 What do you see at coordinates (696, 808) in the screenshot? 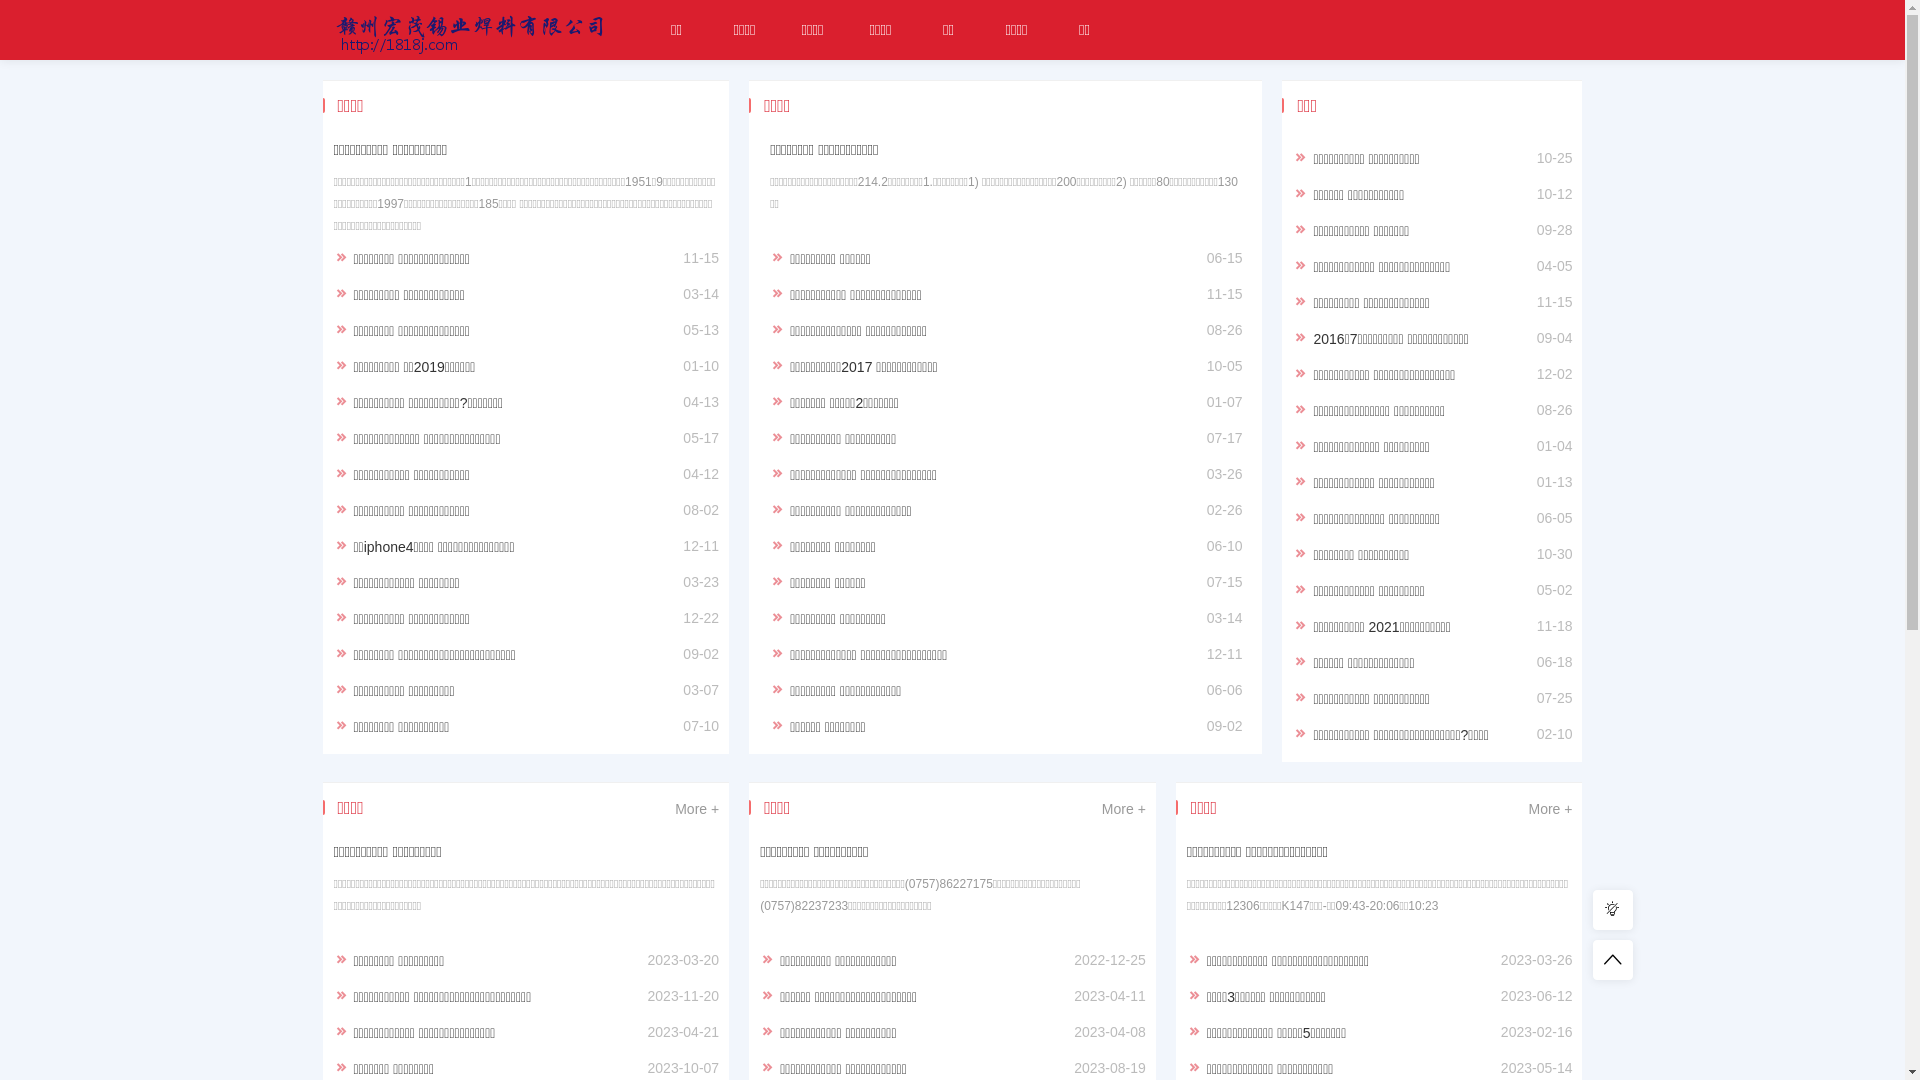
I see `'More +'` at bounding box center [696, 808].